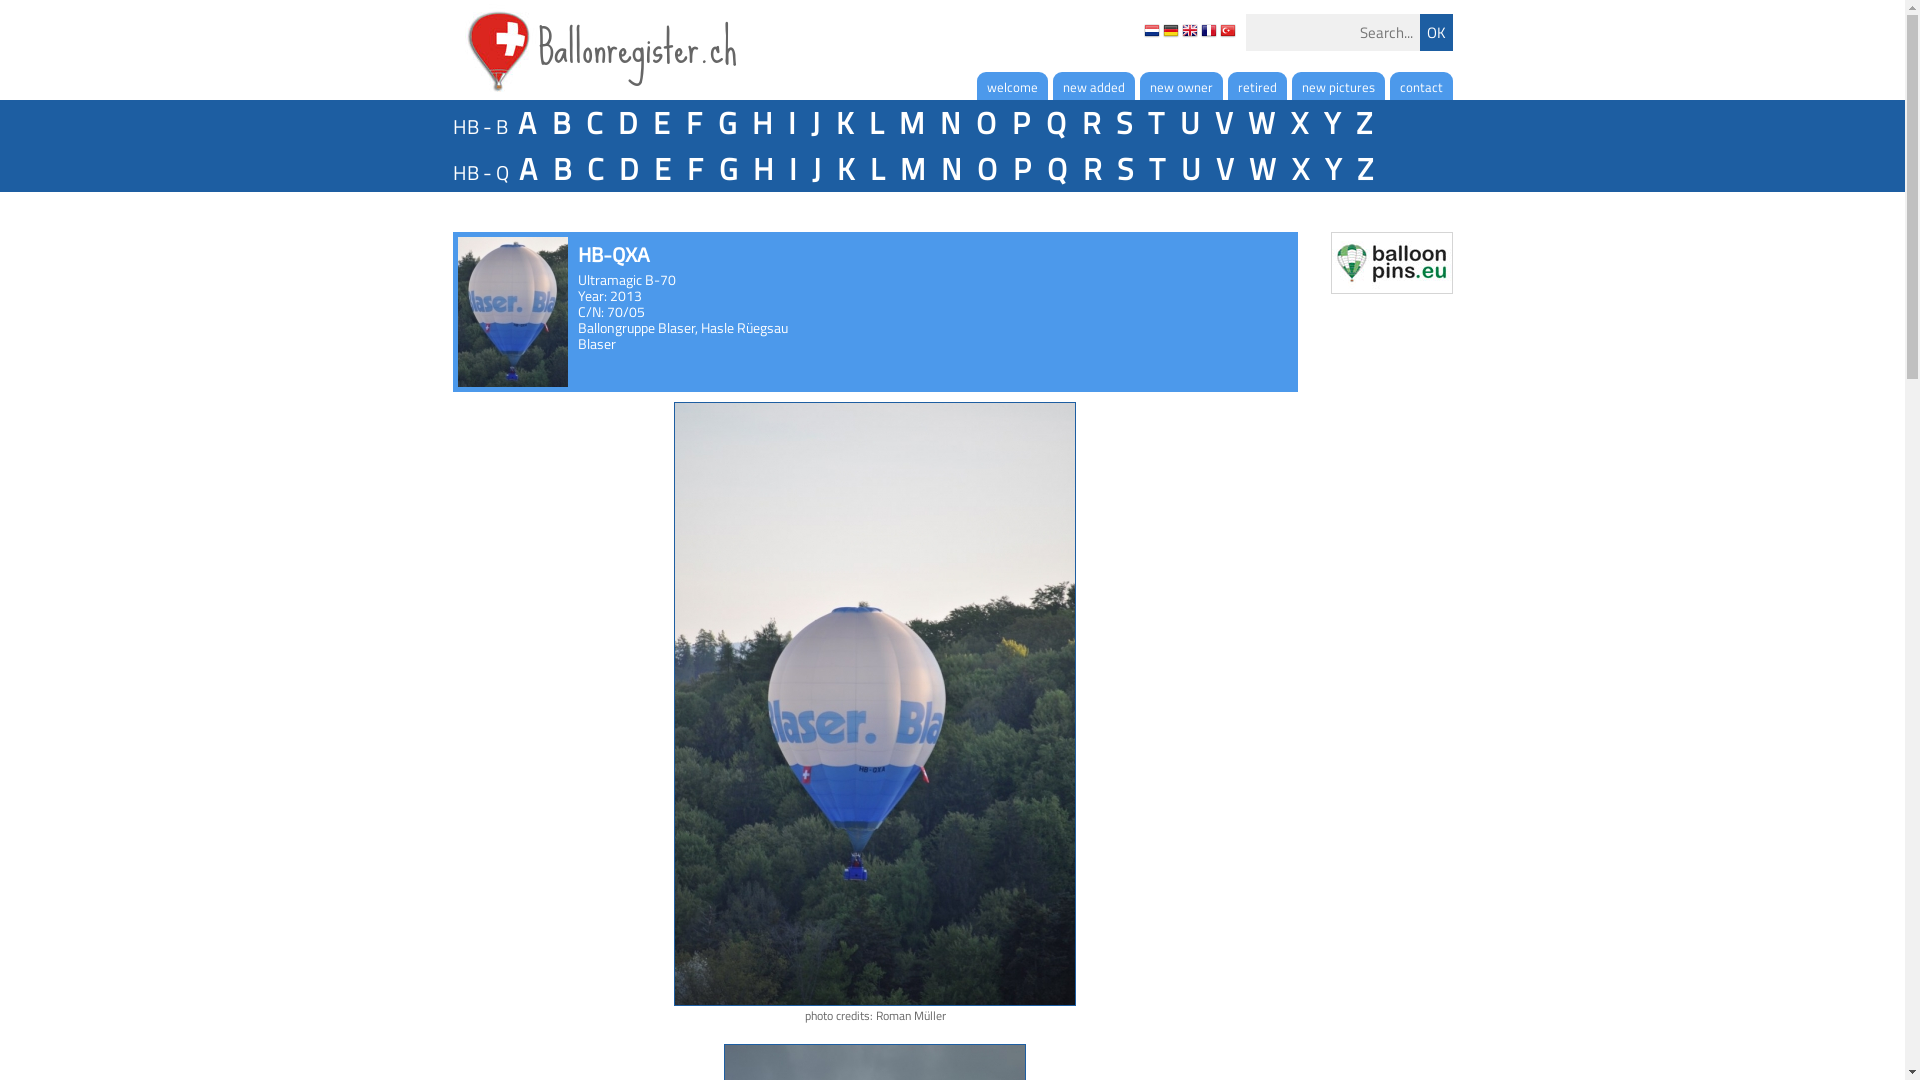 The height and width of the screenshot is (1080, 1920). Describe the element at coordinates (1362, 123) in the screenshot. I see `'Z'` at that location.